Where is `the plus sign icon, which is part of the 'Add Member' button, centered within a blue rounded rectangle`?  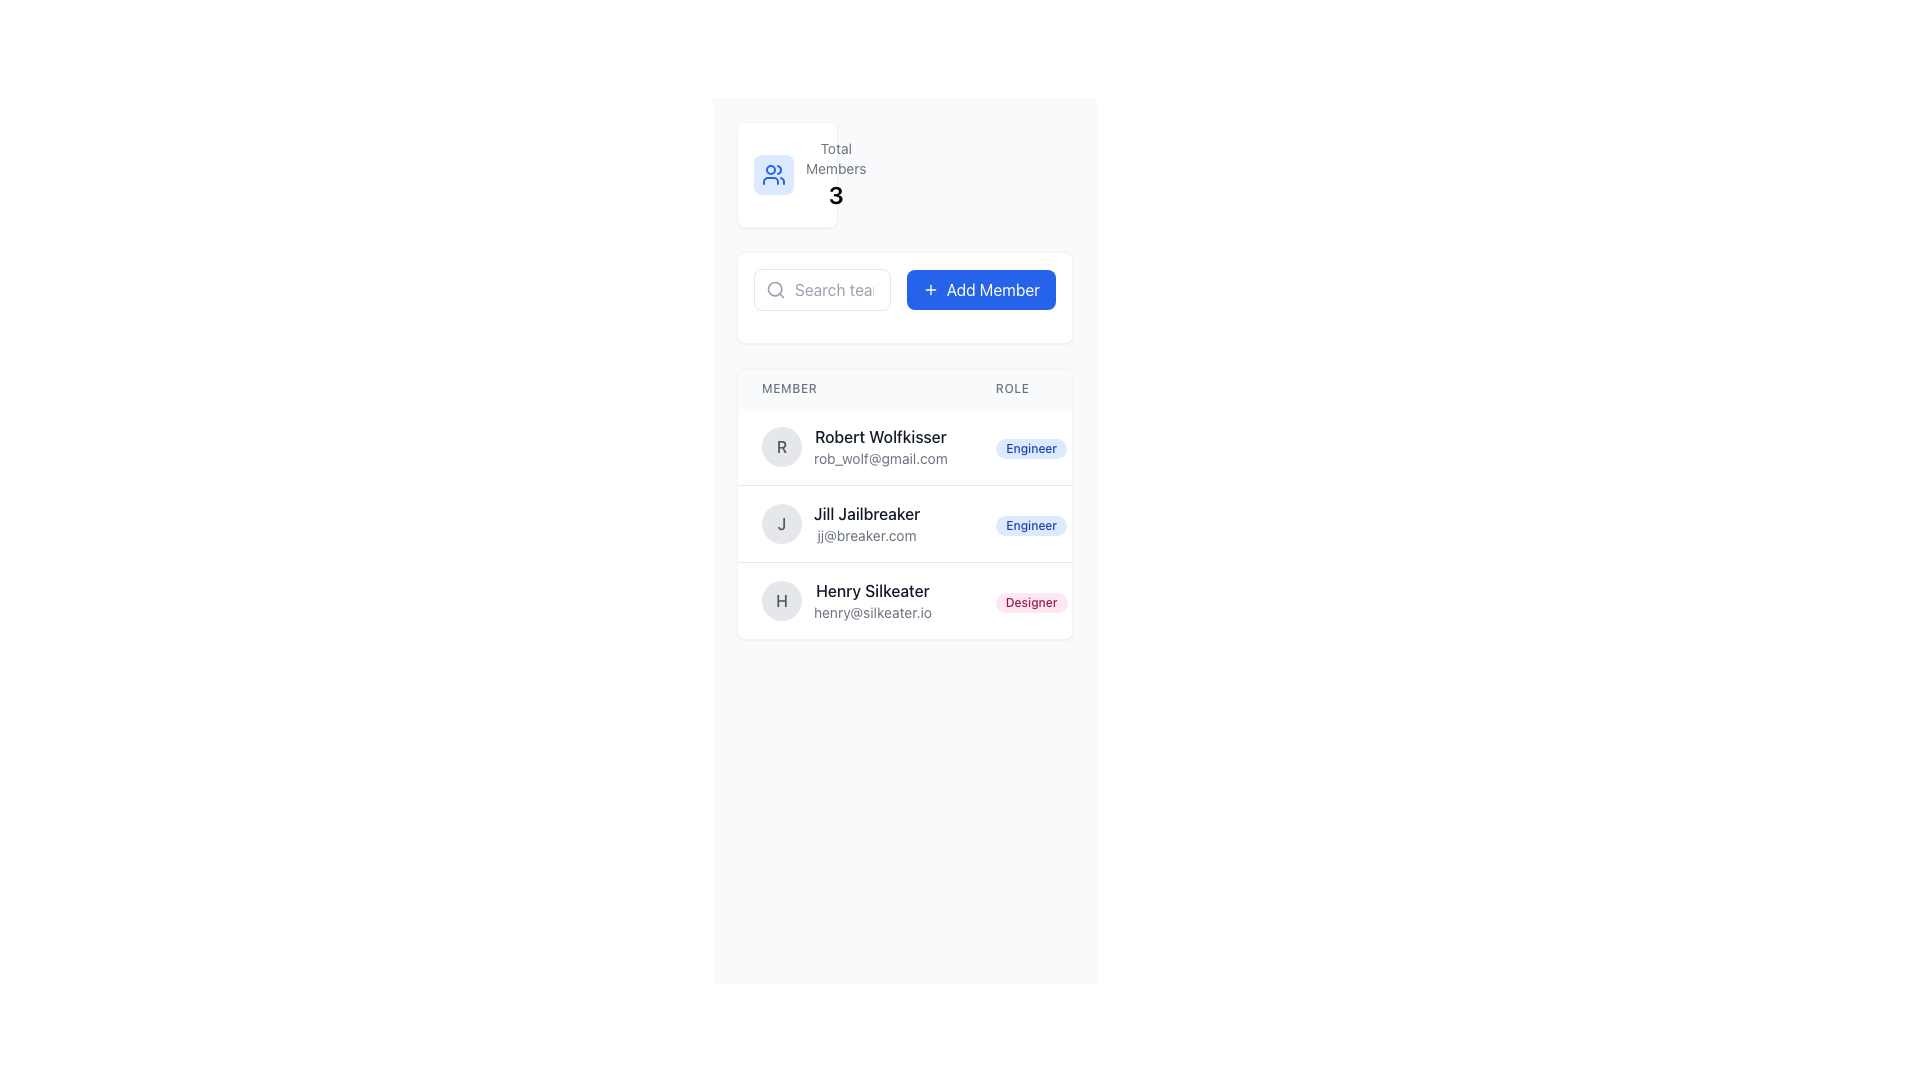 the plus sign icon, which is part of the 'Add Member' button, centered within a blue rounded rectangle is located at coordinates (929, 289).